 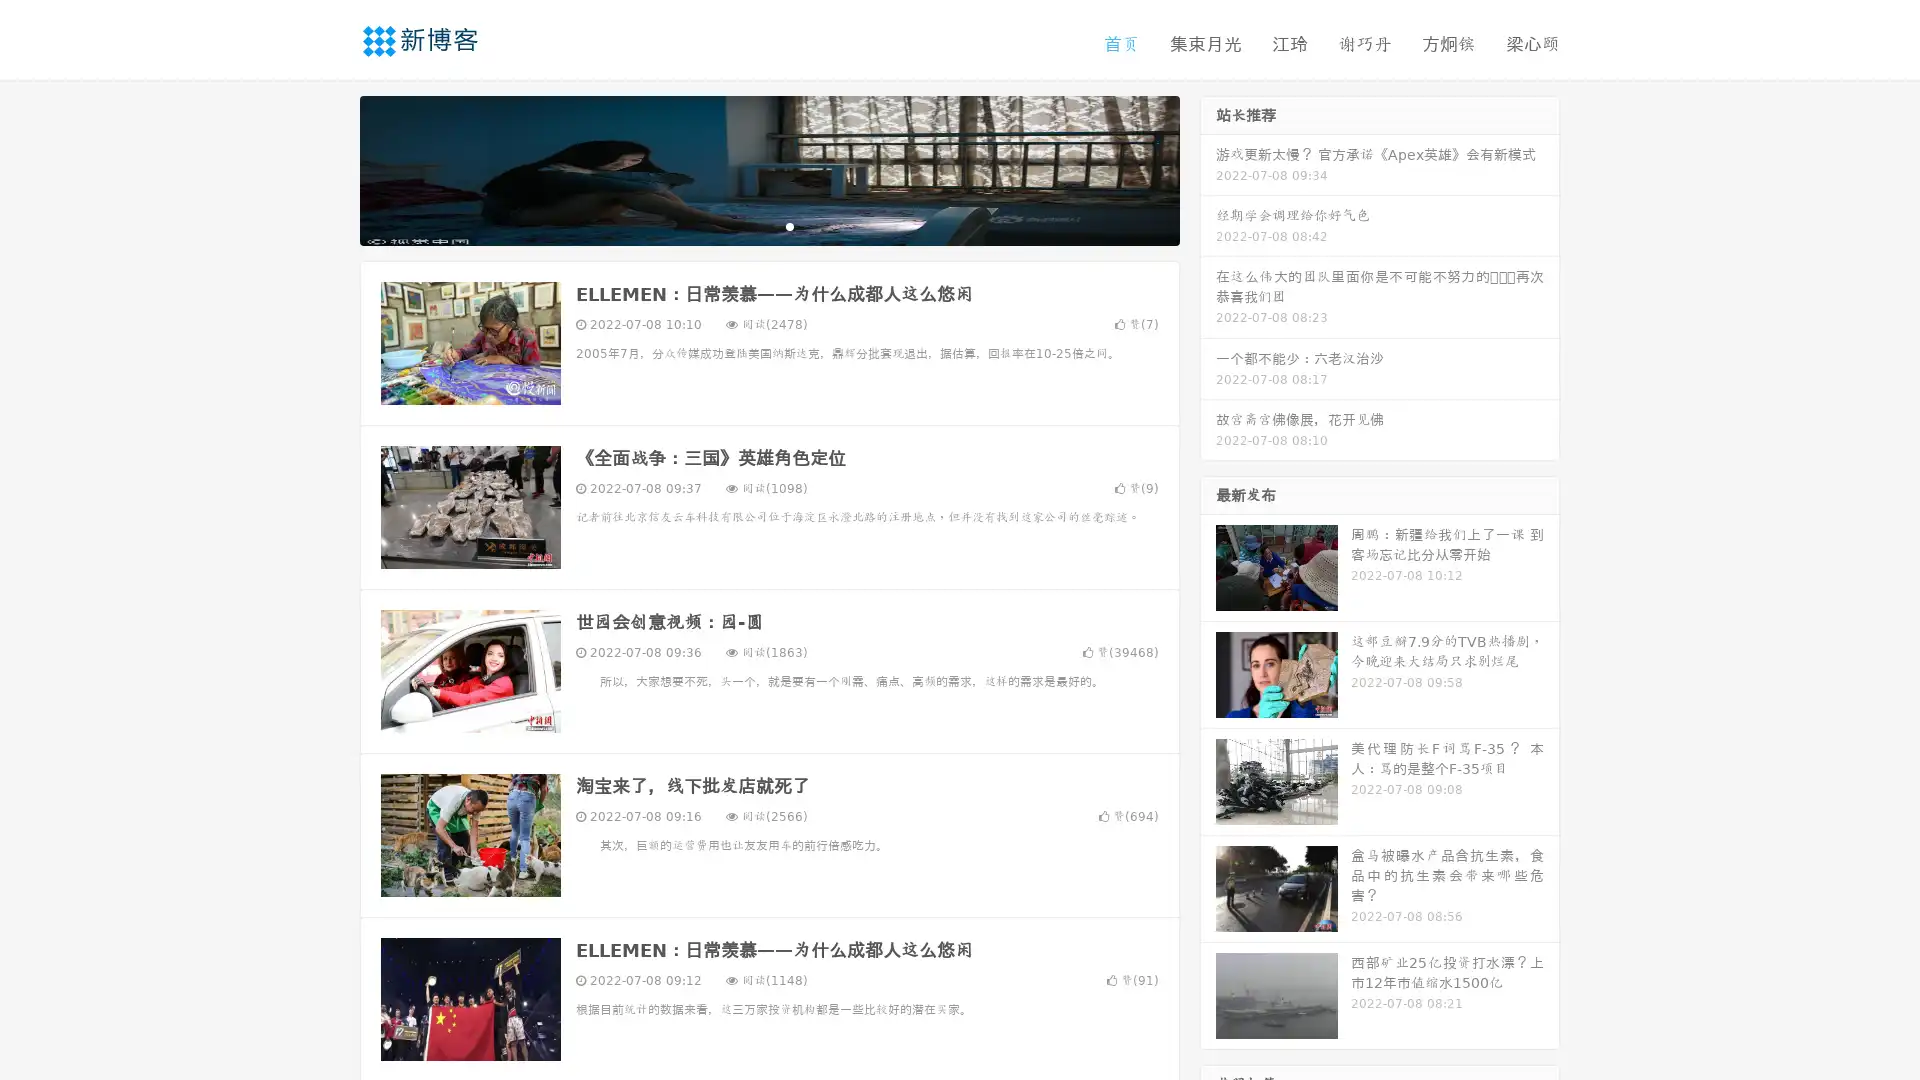 What do you see at coordinates (1208, 168) in the screenshot?
I see `Next slide` at bounding box center [1208, 168].